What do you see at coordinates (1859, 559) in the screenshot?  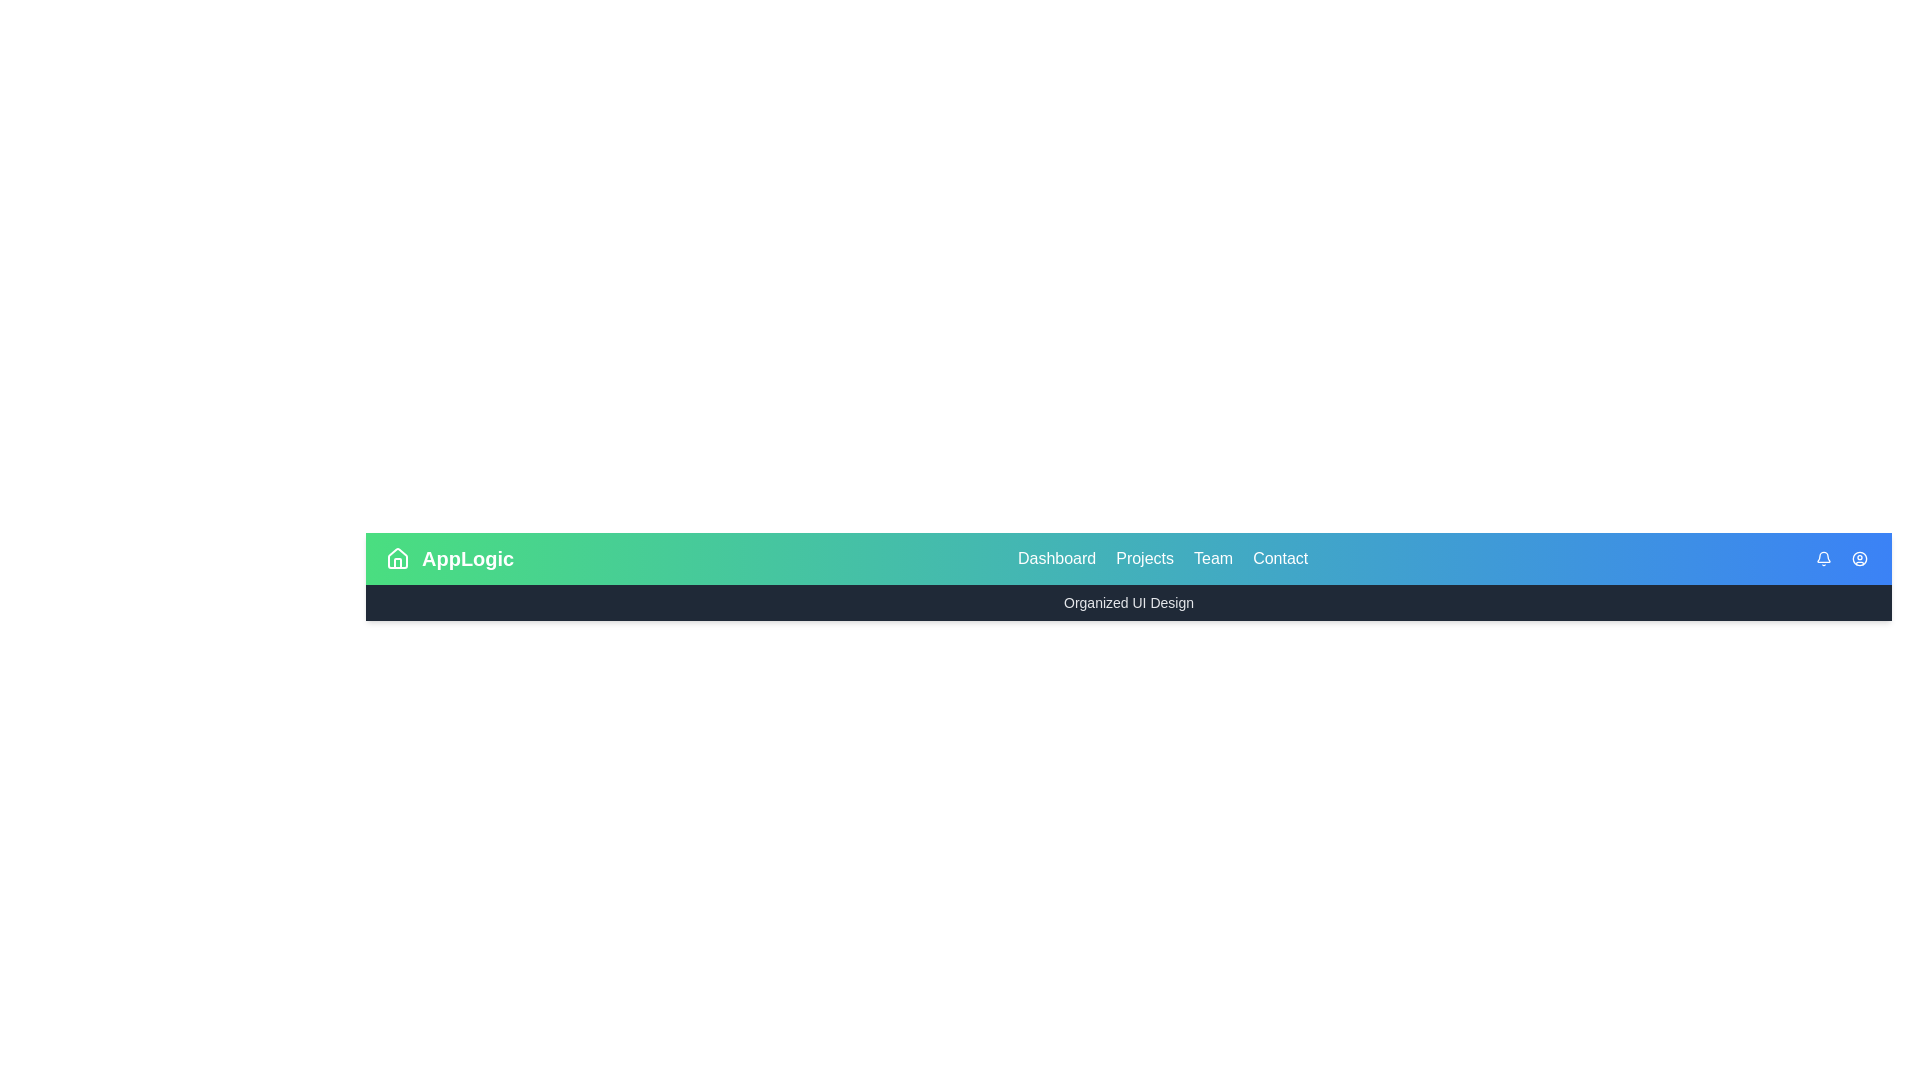 I see `the utility icon user_circle` at bounding box center [1859, 559].